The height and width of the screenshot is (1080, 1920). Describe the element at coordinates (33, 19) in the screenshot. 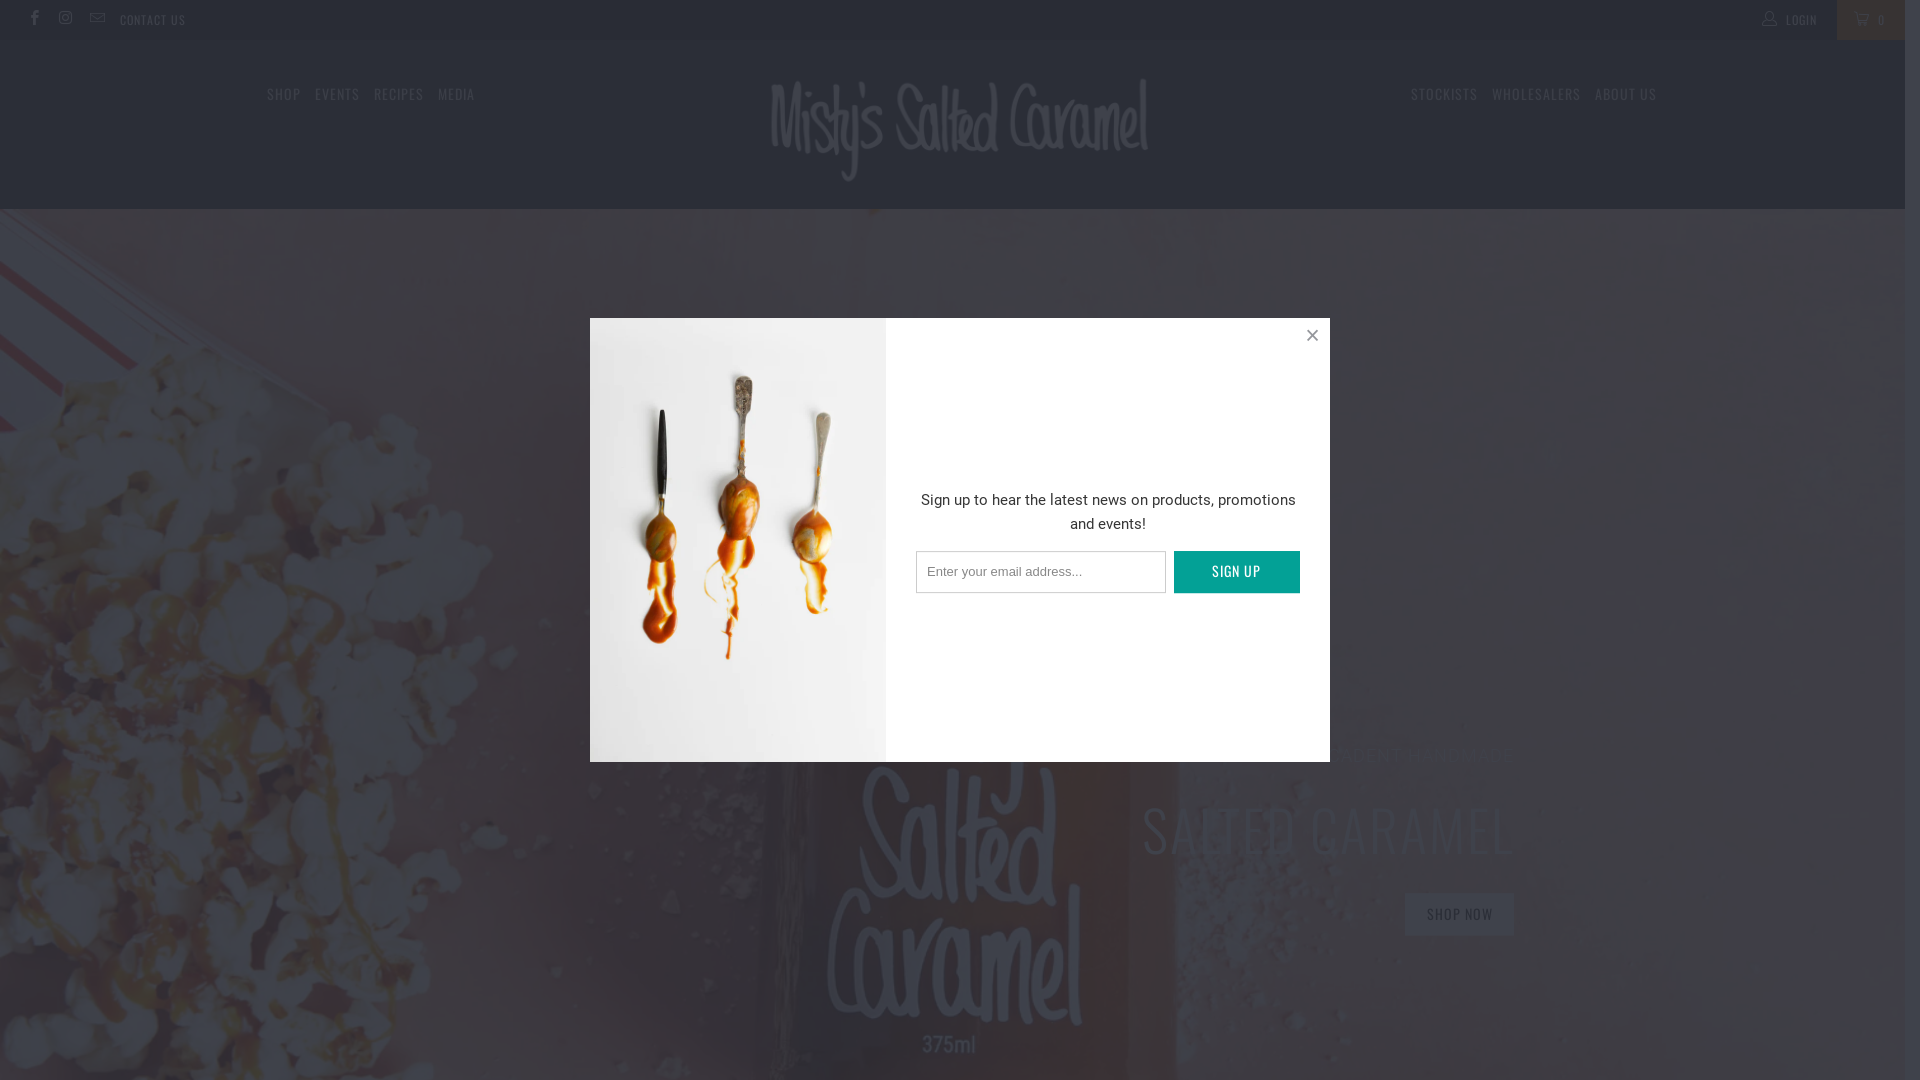

I see `'Misty's Salted Caramel on Facebook'` at that location.